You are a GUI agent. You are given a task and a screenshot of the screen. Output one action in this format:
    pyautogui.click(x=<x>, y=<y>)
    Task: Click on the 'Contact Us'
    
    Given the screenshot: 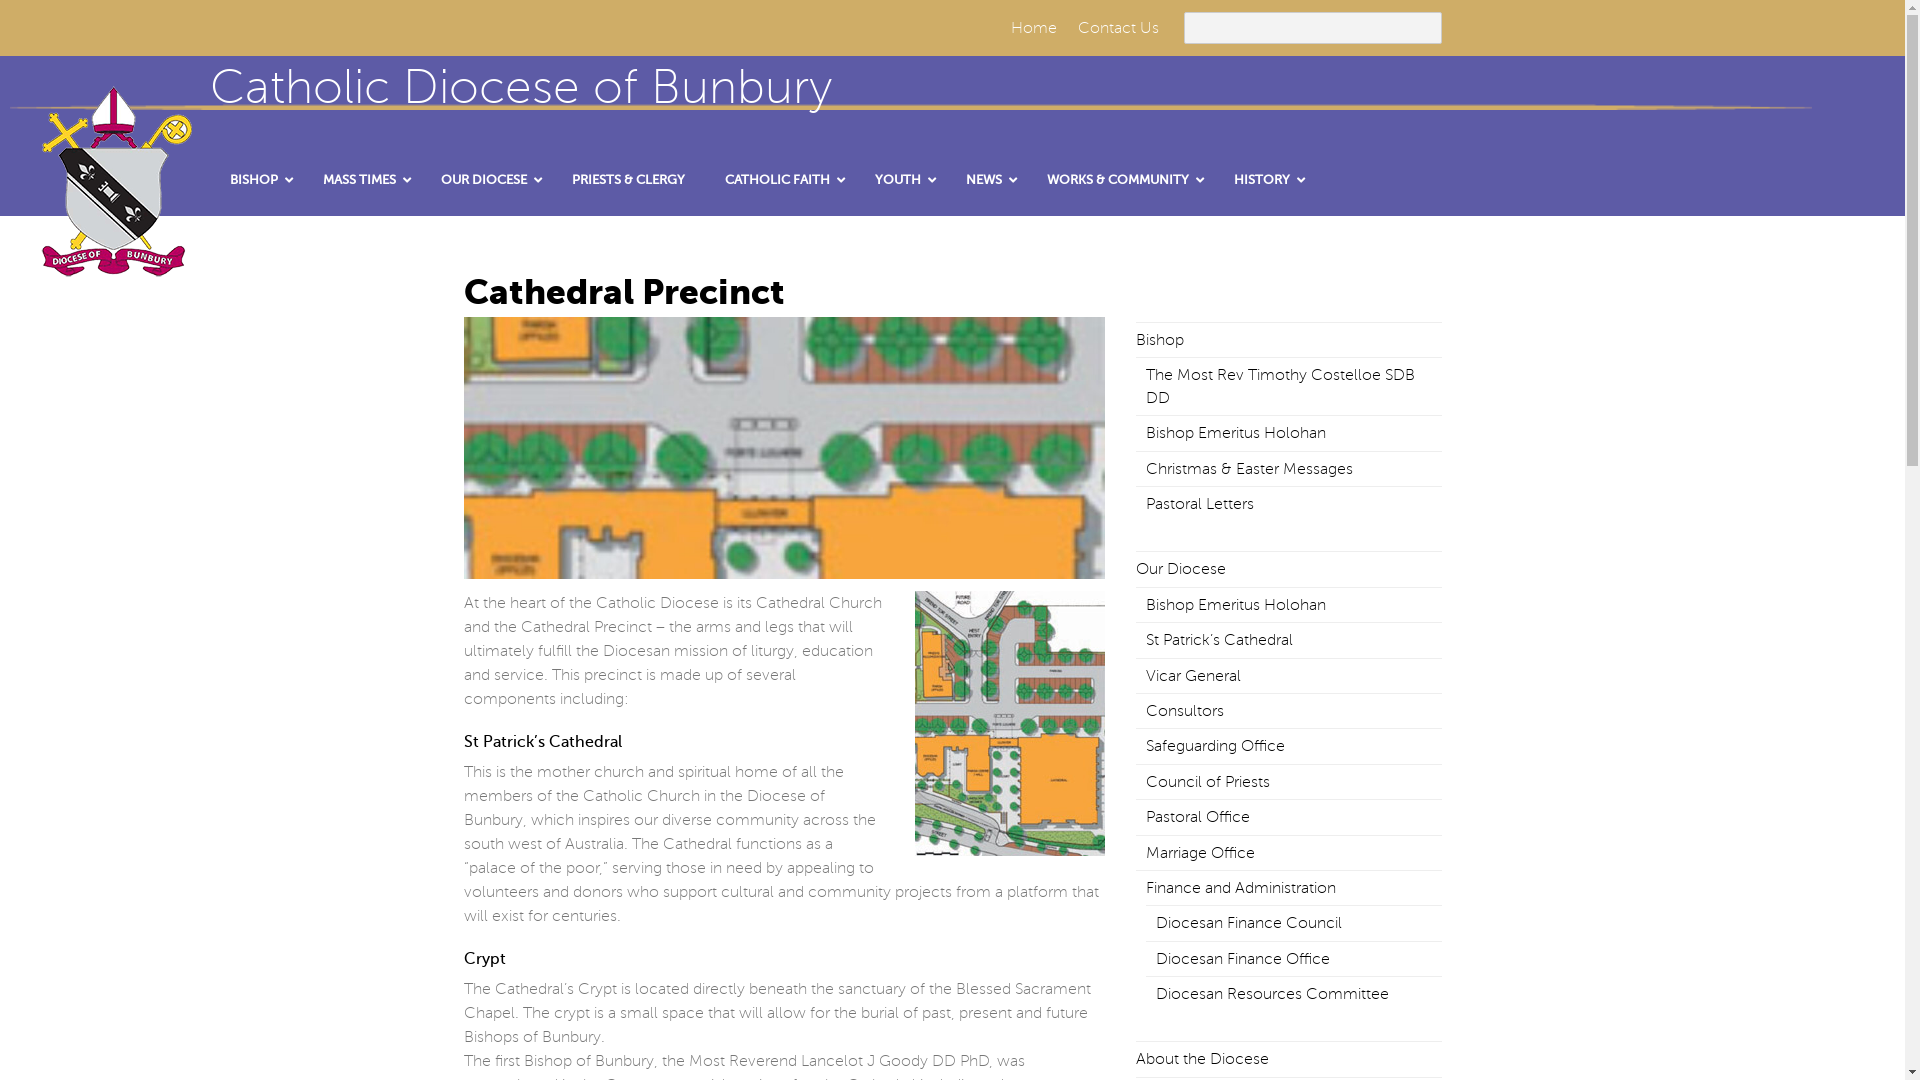 What is the action you would take?
    pyautogui.click(x=1117, y=27)
    